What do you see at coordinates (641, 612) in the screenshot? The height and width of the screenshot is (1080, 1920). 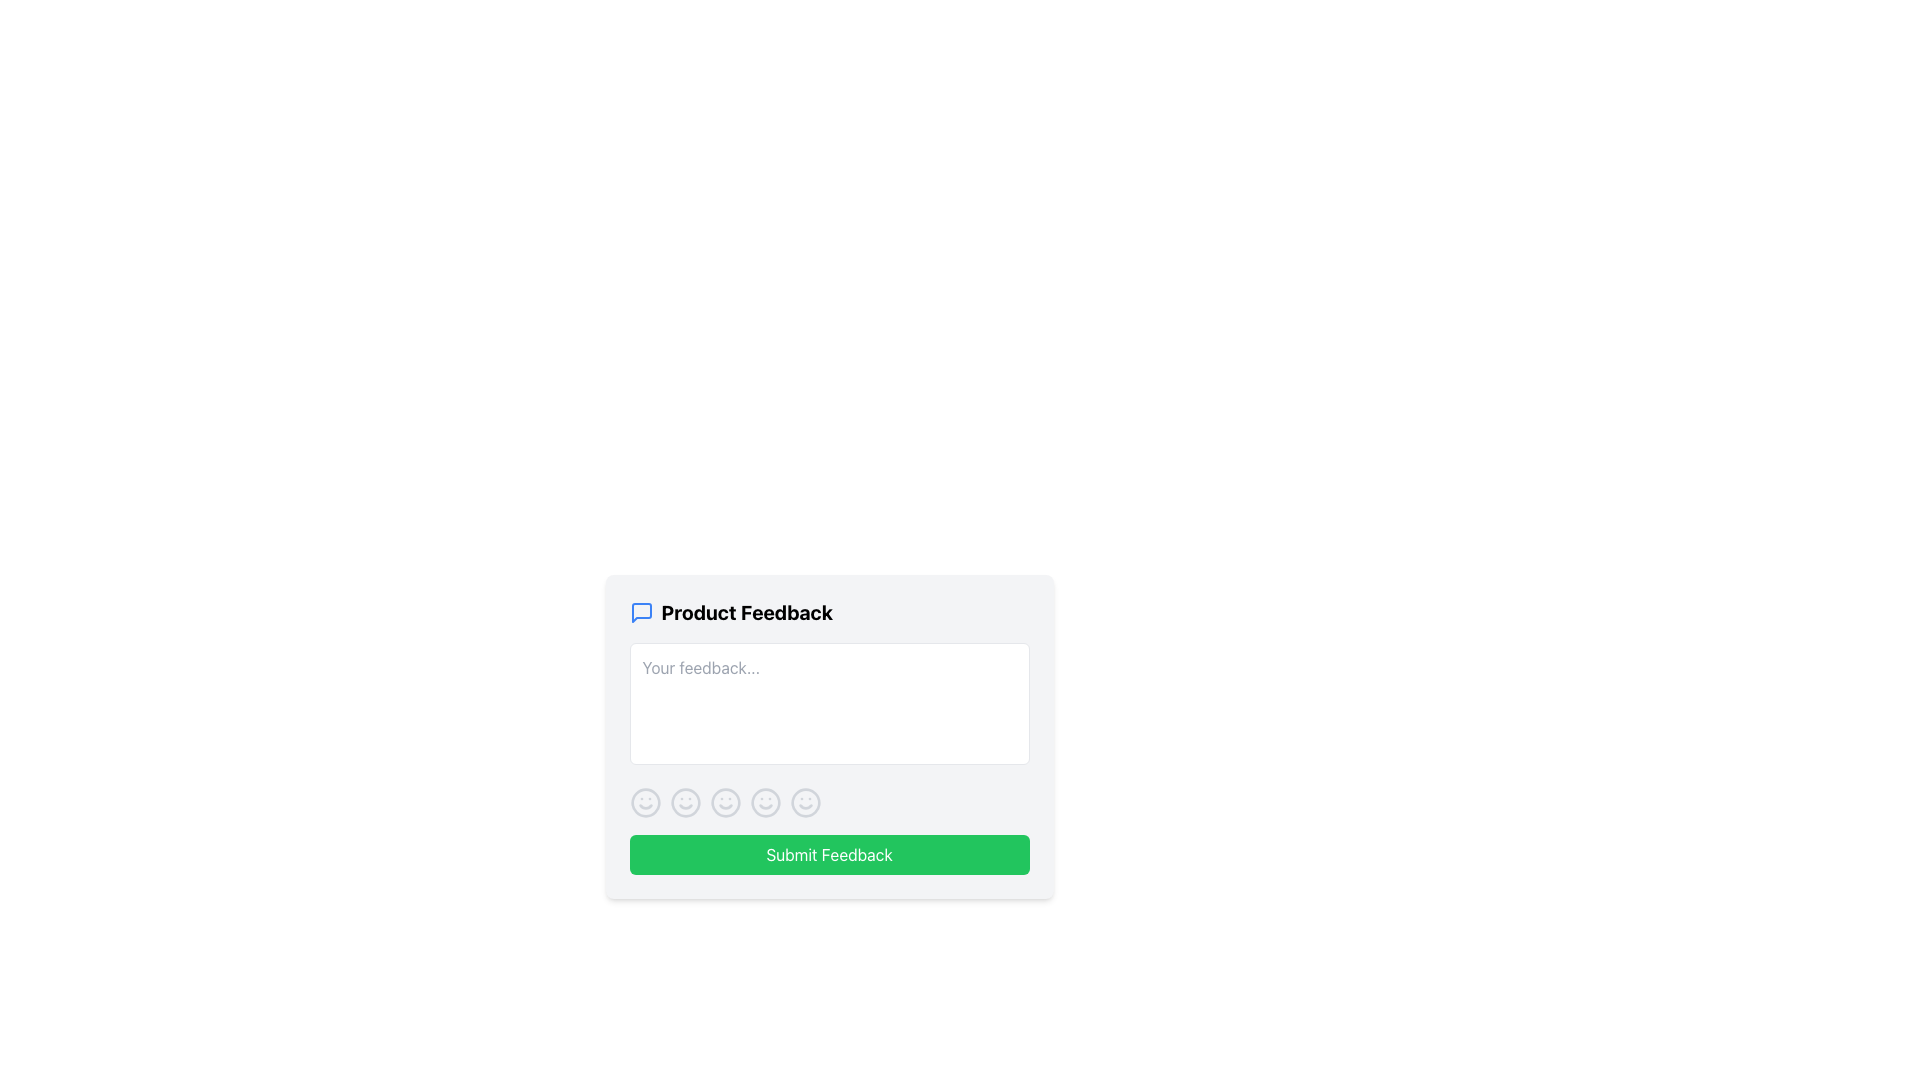 I see `the speech bubble icon in the 'Product Feedback' section, located at the top-left corner above the text input area` at bounding box center [641, 612].